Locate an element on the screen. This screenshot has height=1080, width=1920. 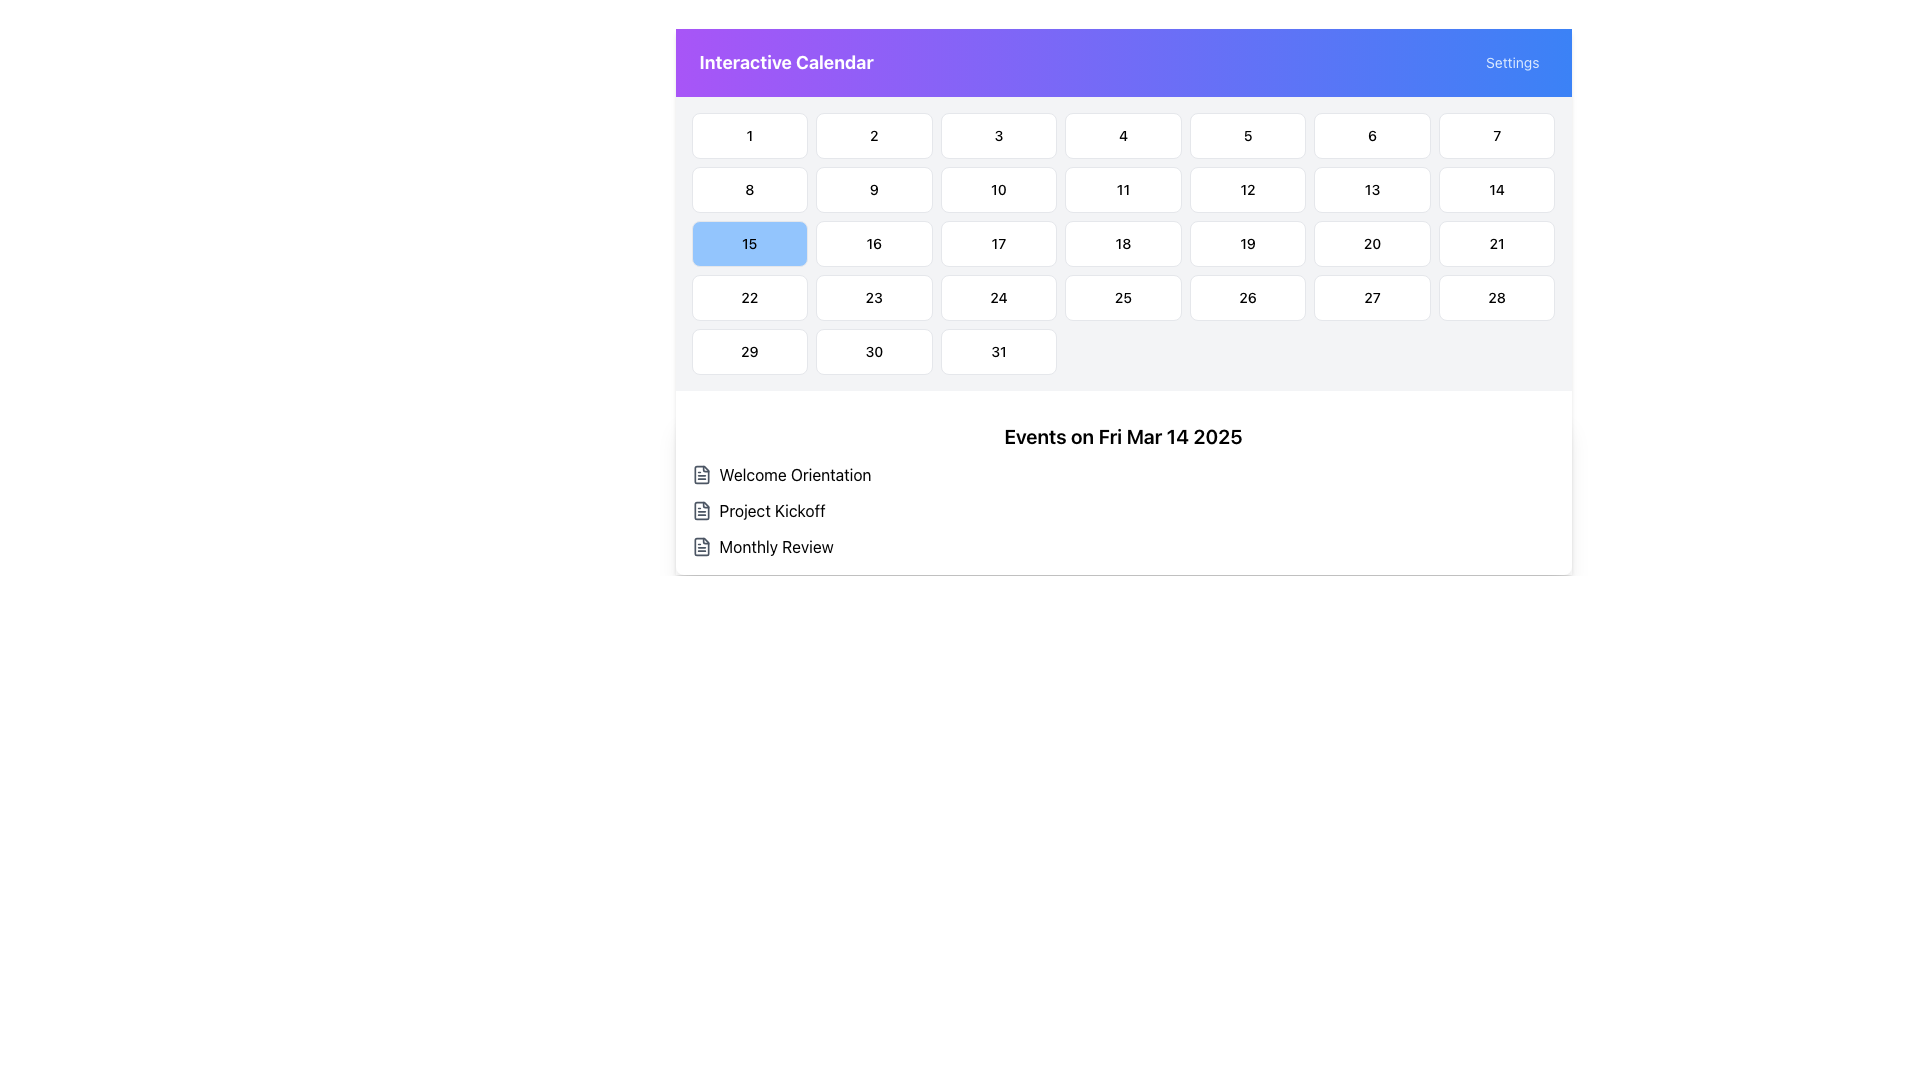
the Text label displaying the number '28' within the last box of the fifth row under the 'Interactive Calendar' header is located at coordinates (1497, 297).